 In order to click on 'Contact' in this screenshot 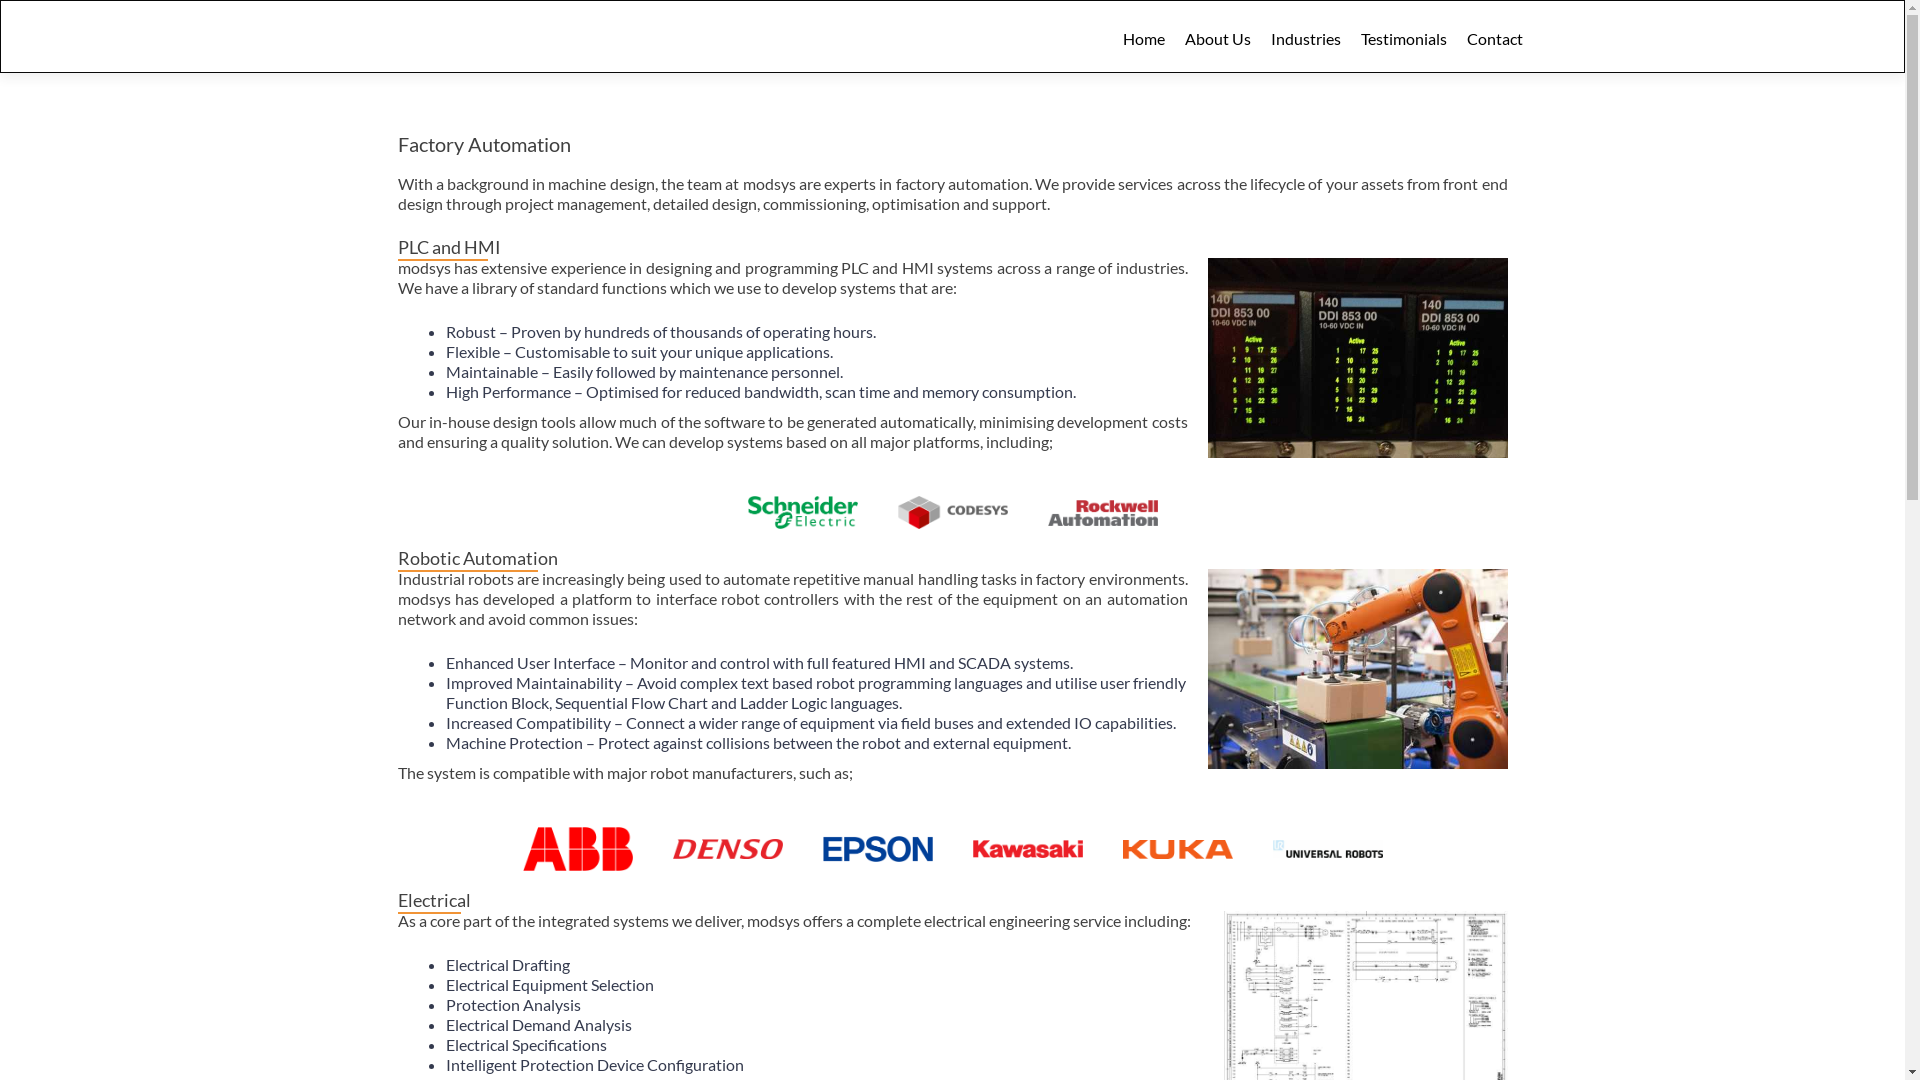, I will do `click(1493, 38)`.